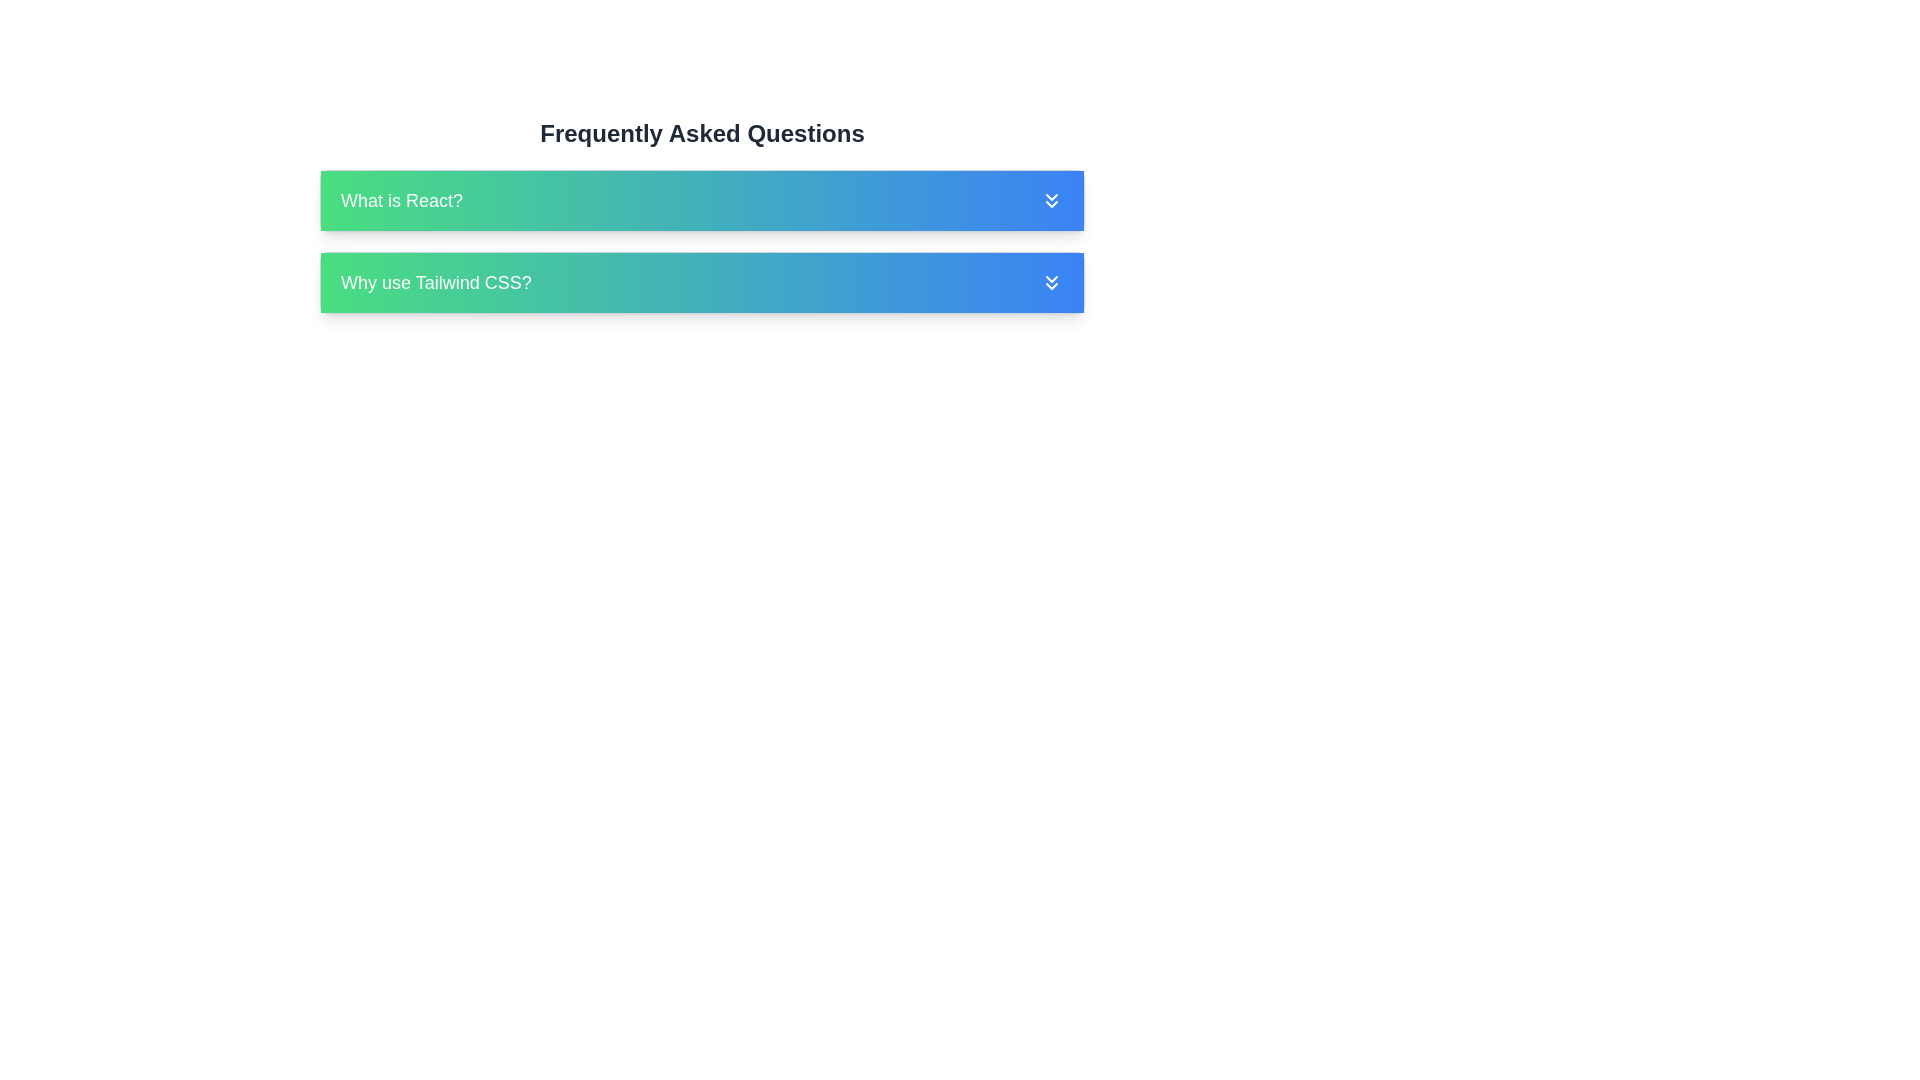  Describe the element at coordinates (702, 282) in the screenshot. I see `the button labeled 'Why use Tailwind CSS?' which has a gradient background from green to blue and features a downward chevron, located below the 'What is React?' button` at that location.